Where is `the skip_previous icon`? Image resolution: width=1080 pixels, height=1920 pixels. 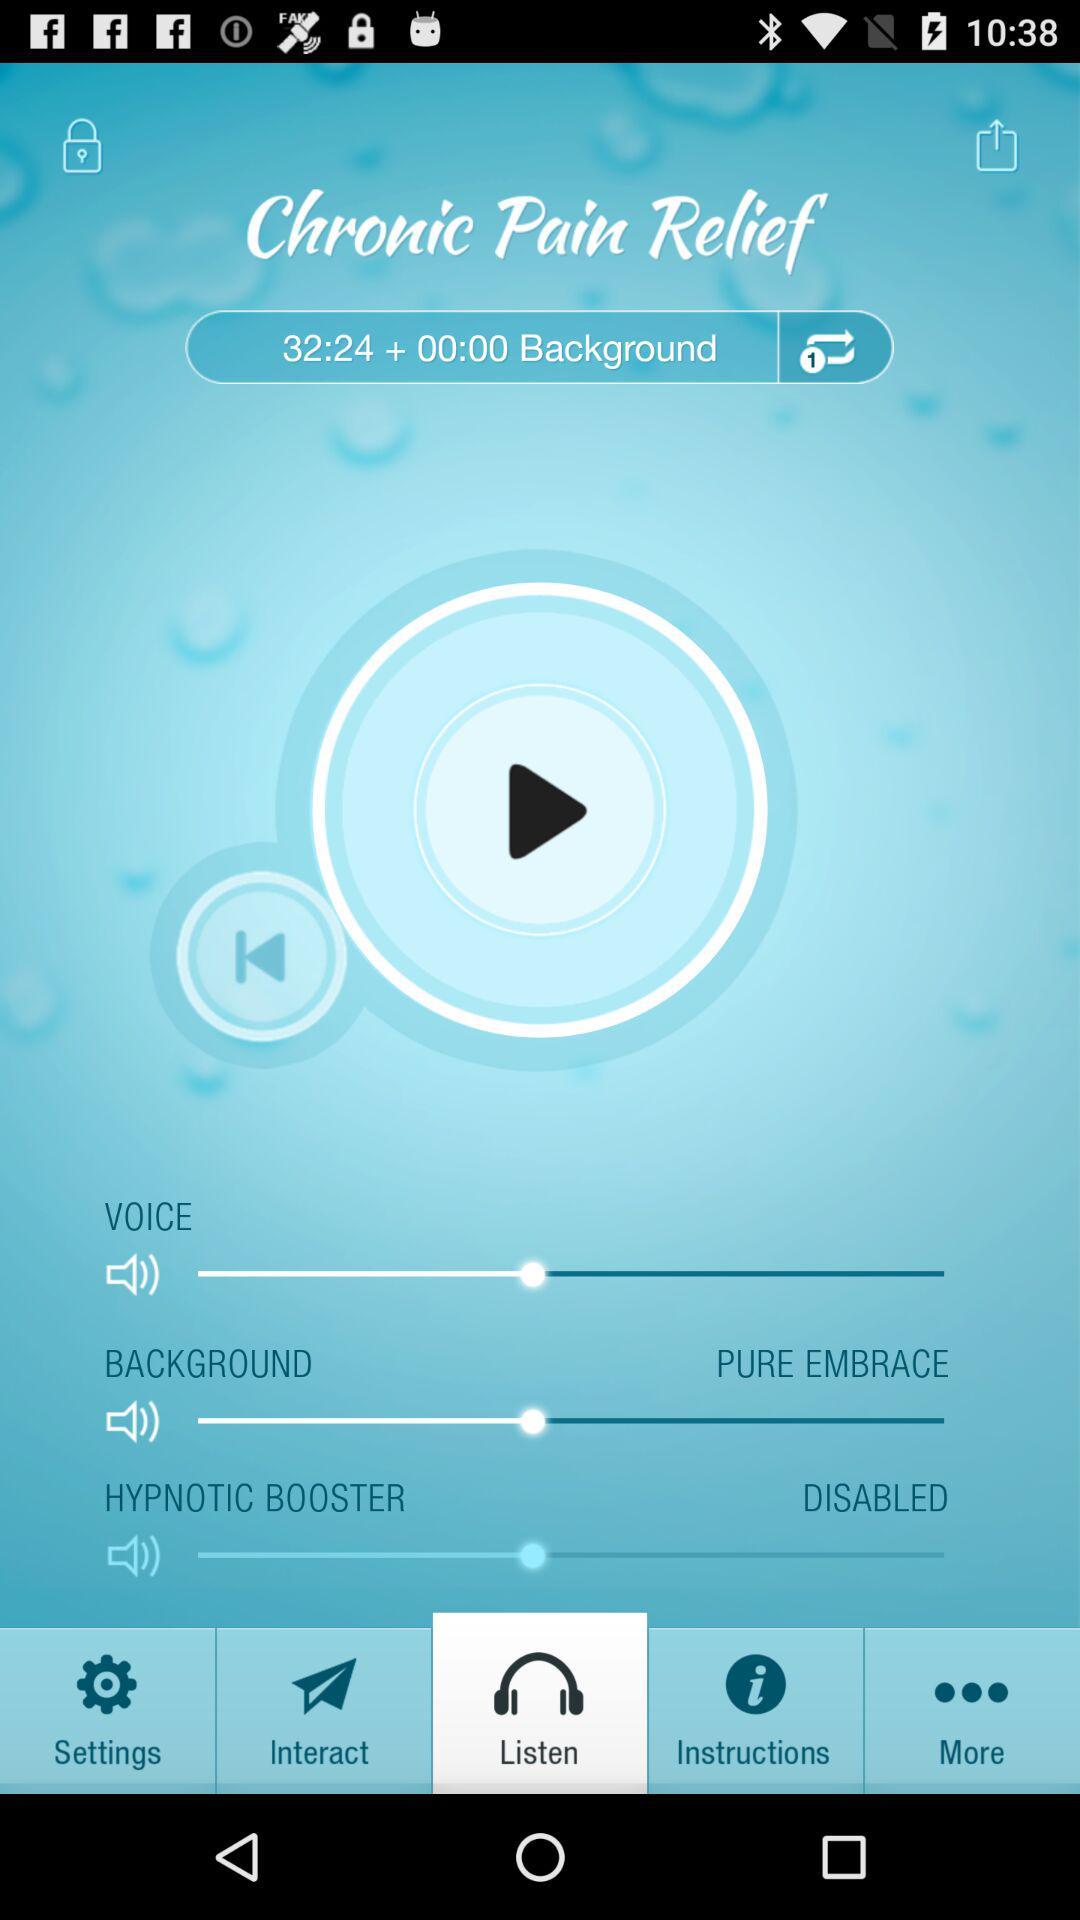 the skip_previous icon is located at coordinates (260, 1023).